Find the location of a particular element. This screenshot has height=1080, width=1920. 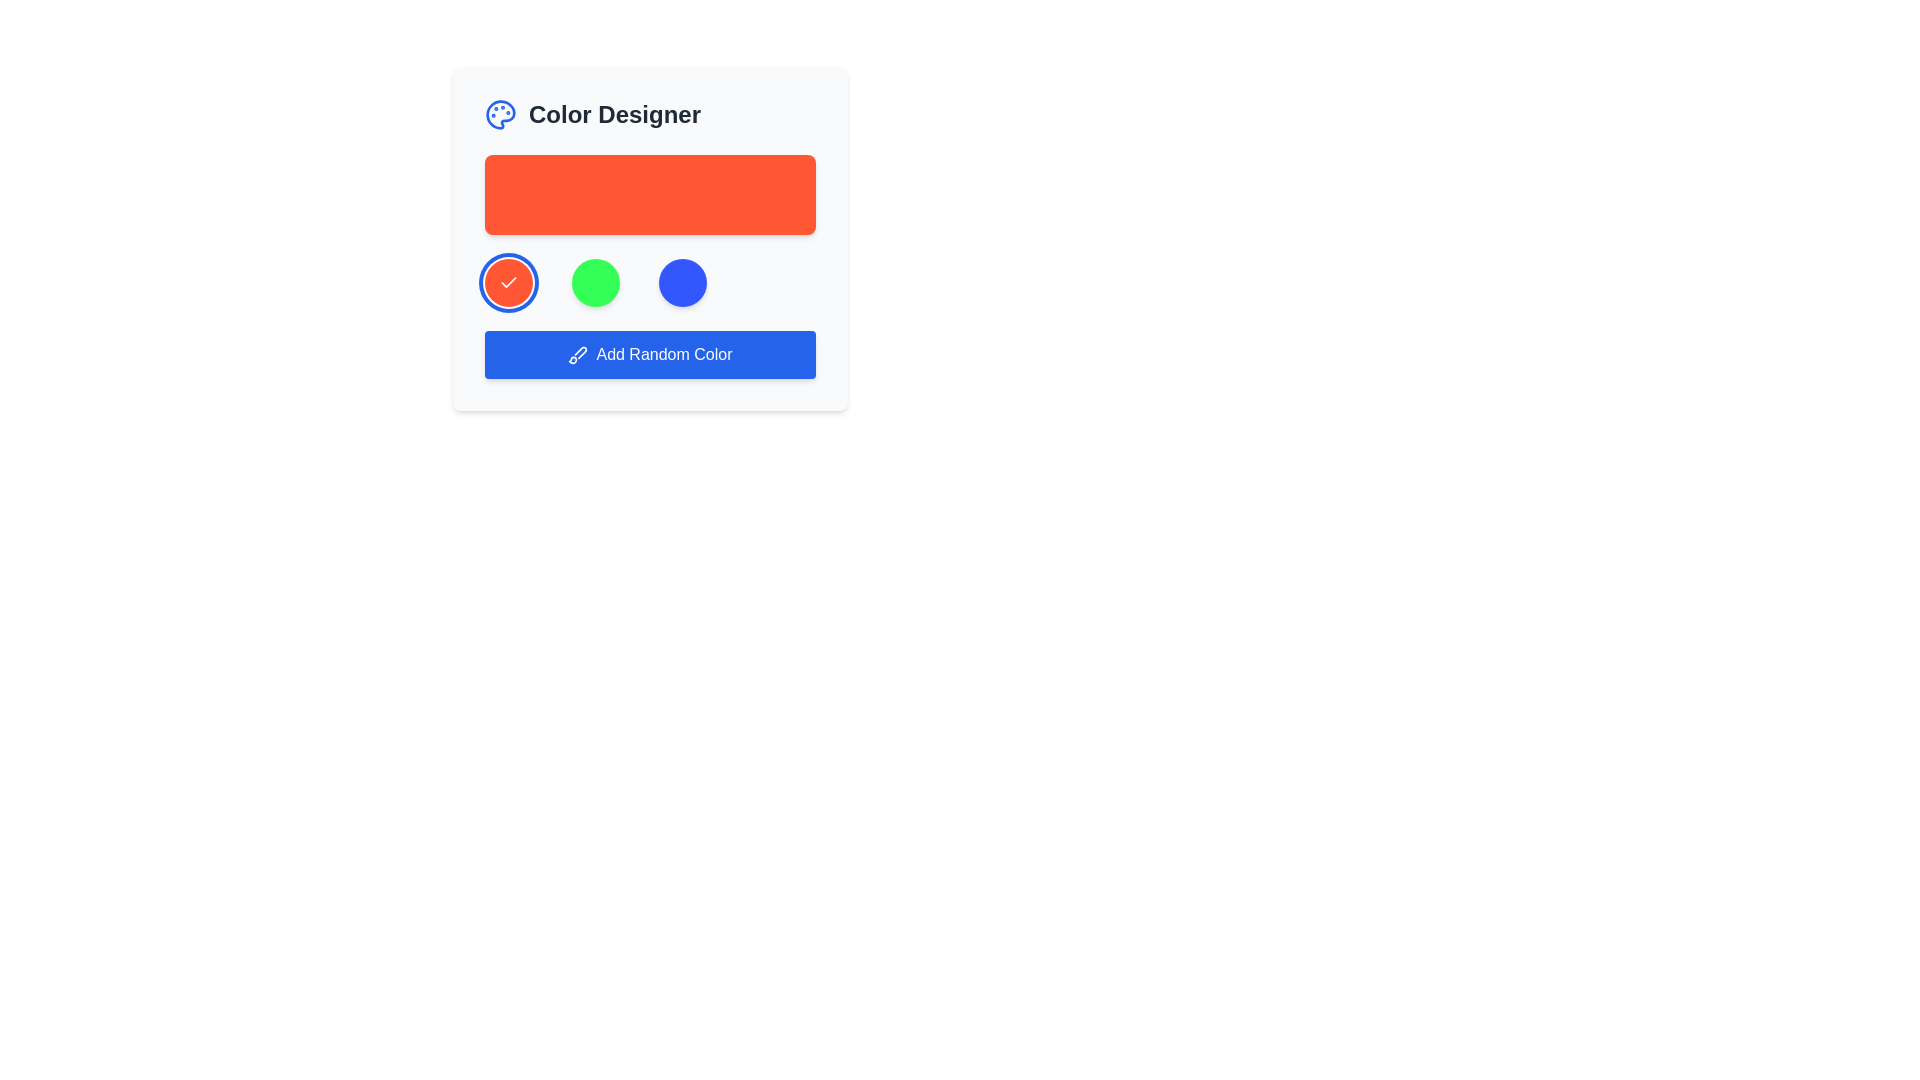

the checkmark icon button, which is a stylized rounded checkmark on an orange circular background, located within a blue ring outline, positioned on the left side of a row of three circular buttons is located at coordinates (508, 282).